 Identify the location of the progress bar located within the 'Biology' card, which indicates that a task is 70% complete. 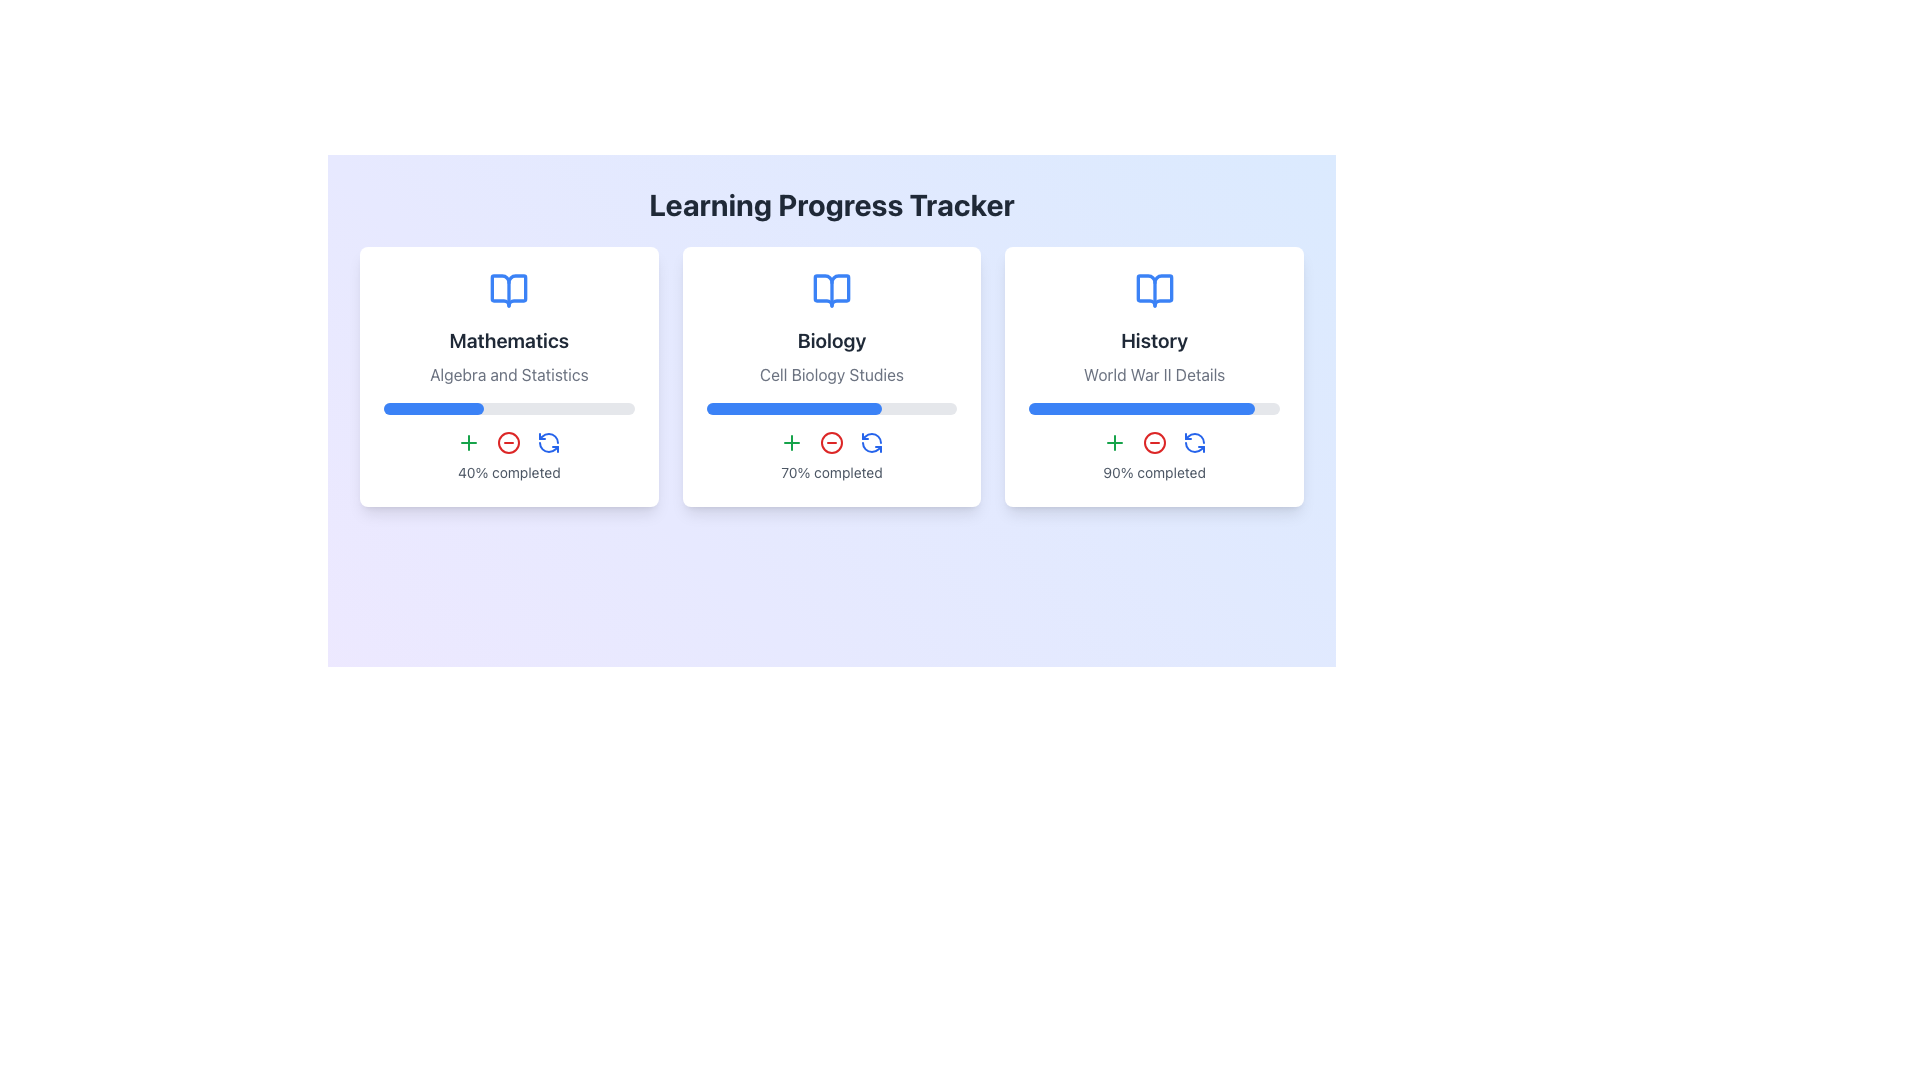
(831, 407).